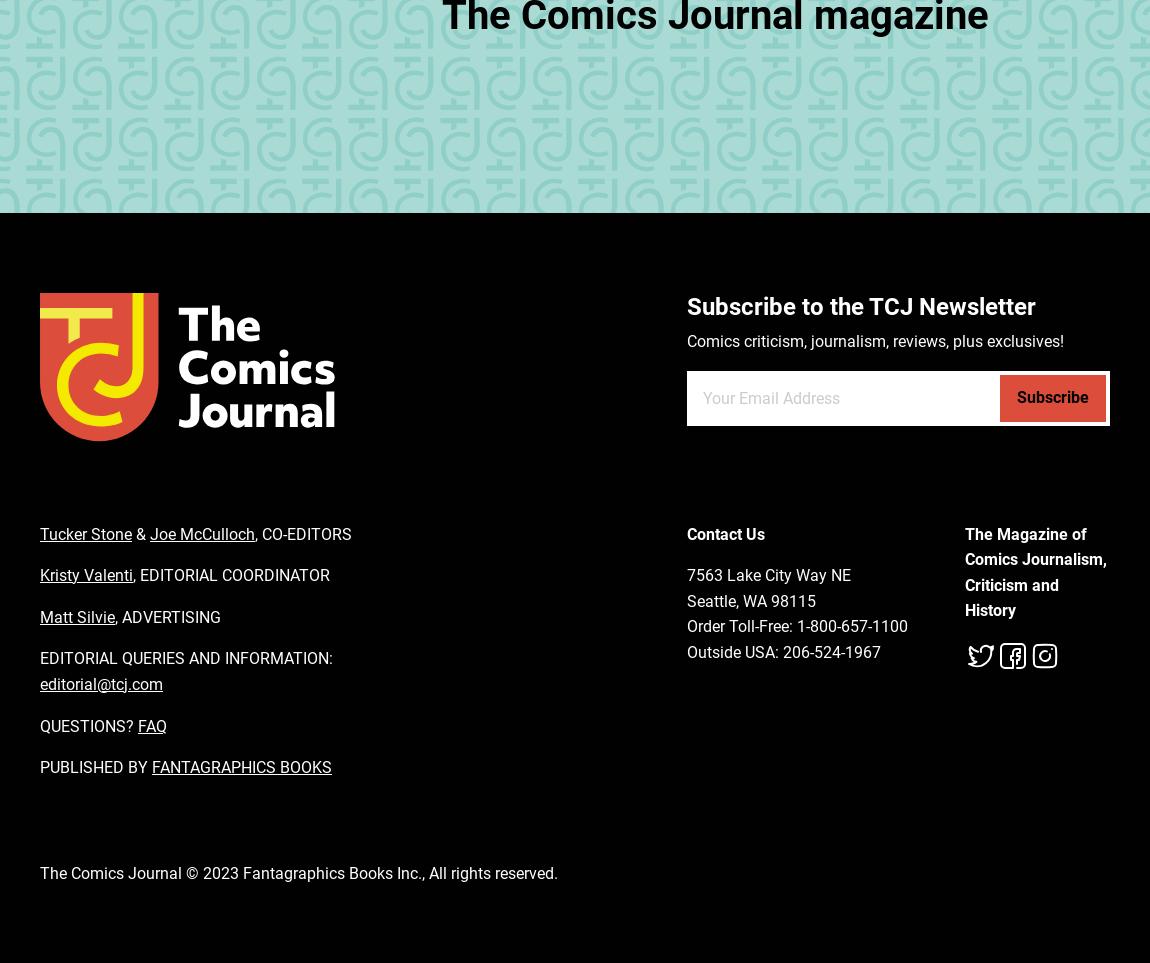 The width and height of the screenshot is (1150, 963). I want to click on '7563 Lake City Way NE', so click(768, 575).